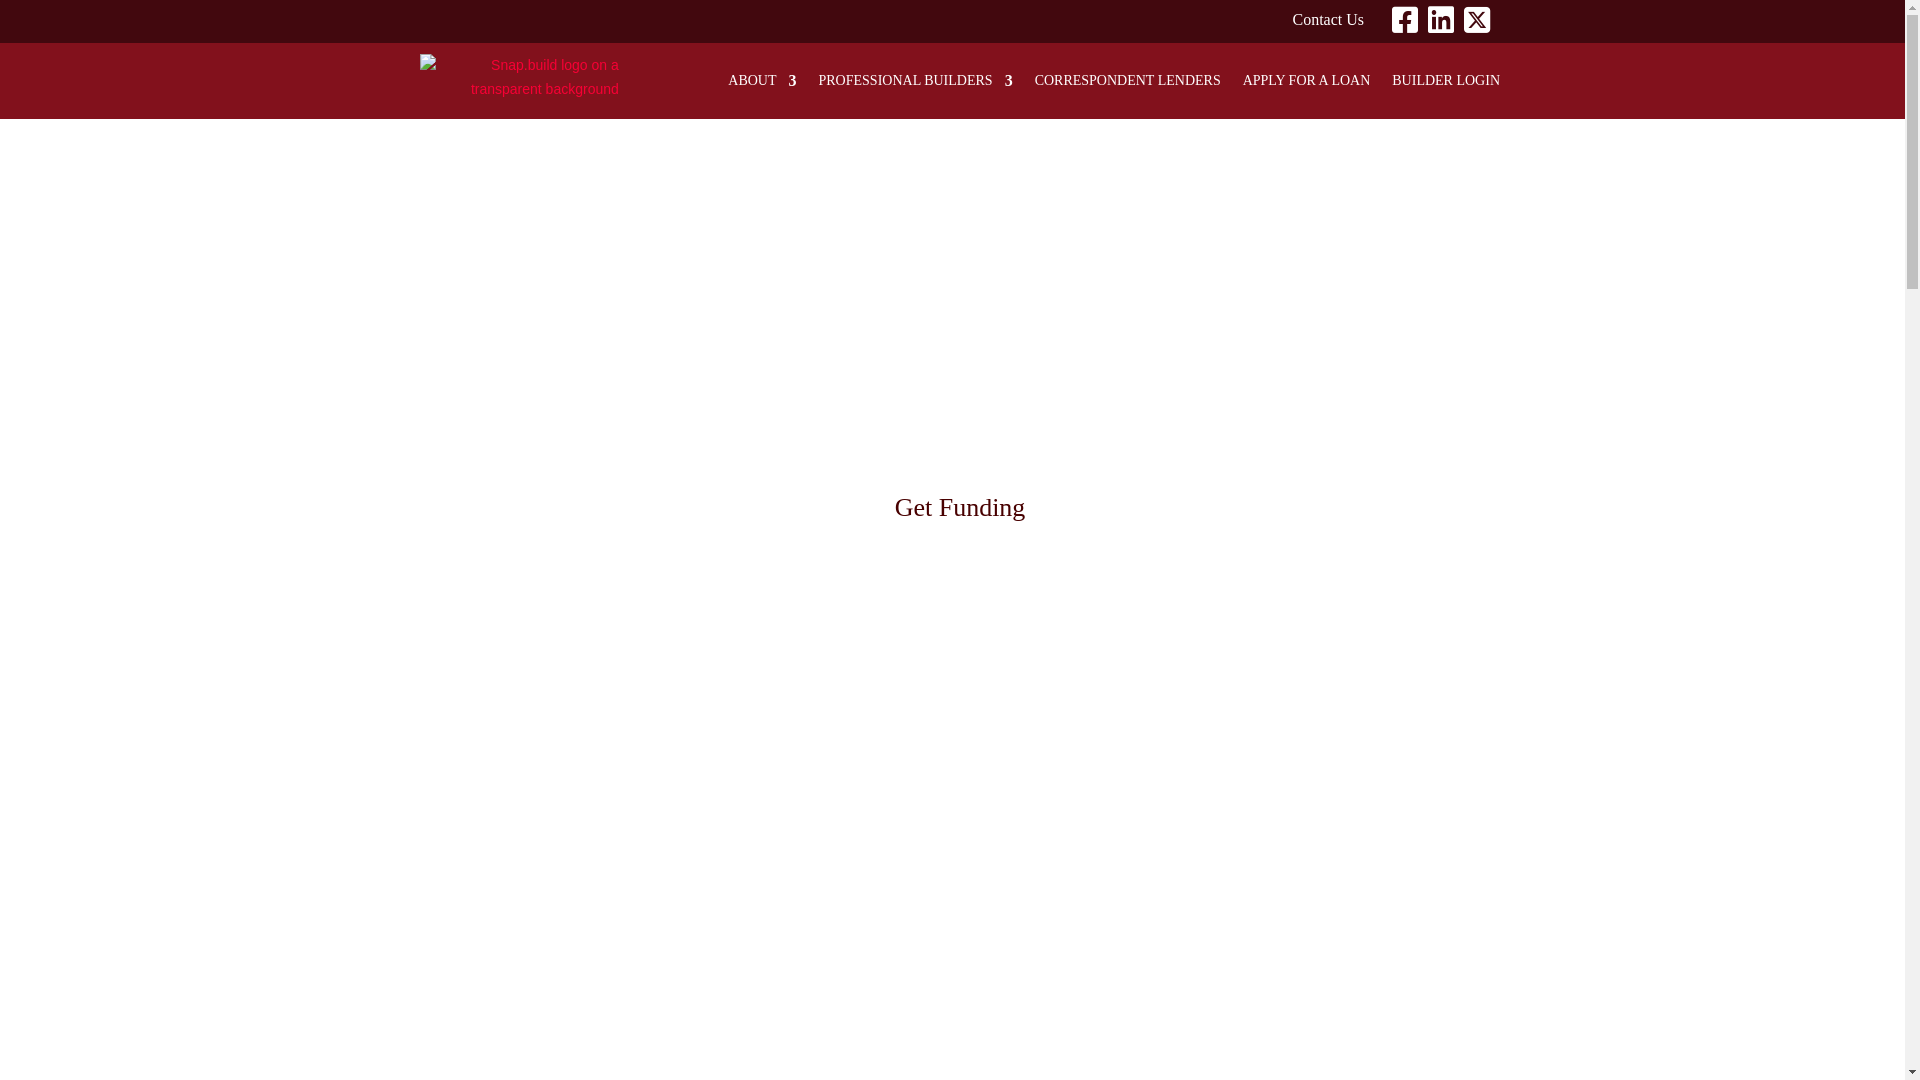 This screenshot has width=1920, height=1080. What do you see at coordinates (1445, 80) in the screenshot?
I see `'BUILDER LOGIN'` at bounding box center [1445, 80].